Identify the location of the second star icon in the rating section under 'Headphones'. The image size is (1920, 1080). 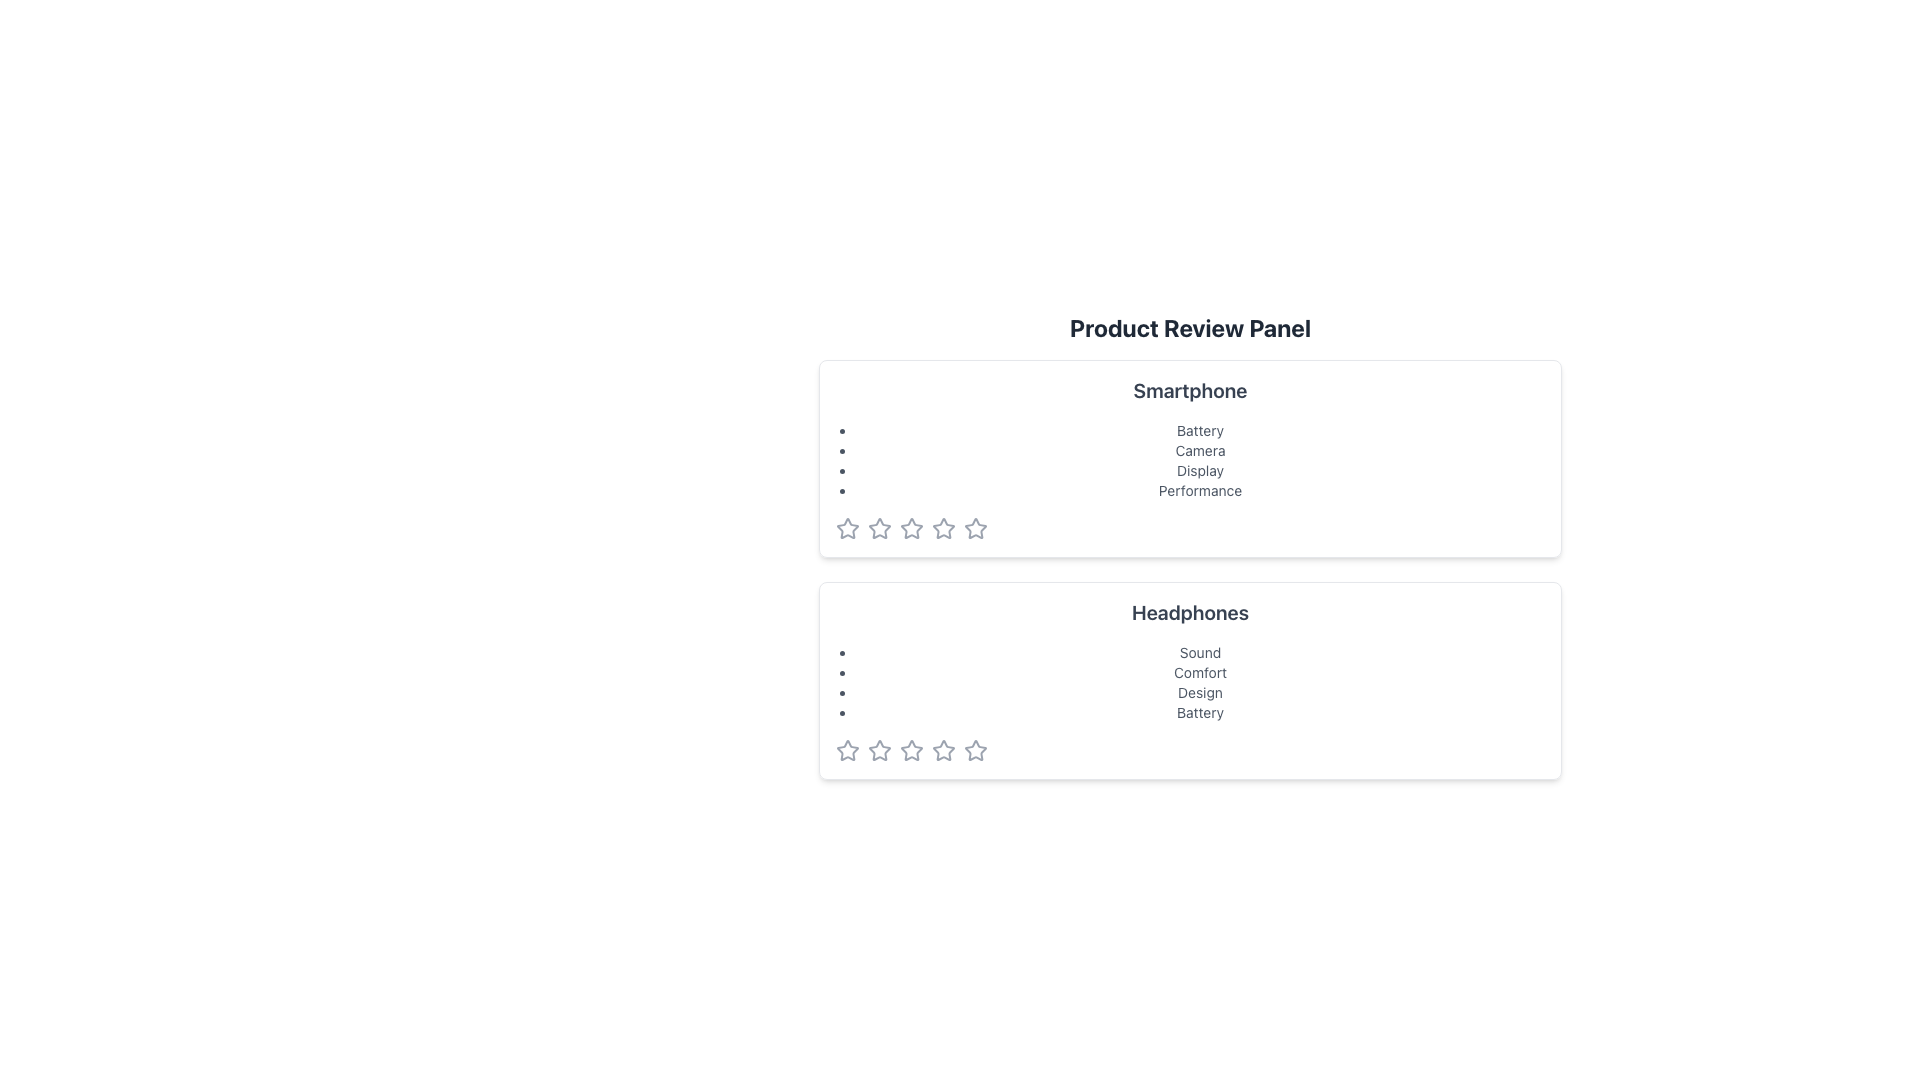
(879, 751).